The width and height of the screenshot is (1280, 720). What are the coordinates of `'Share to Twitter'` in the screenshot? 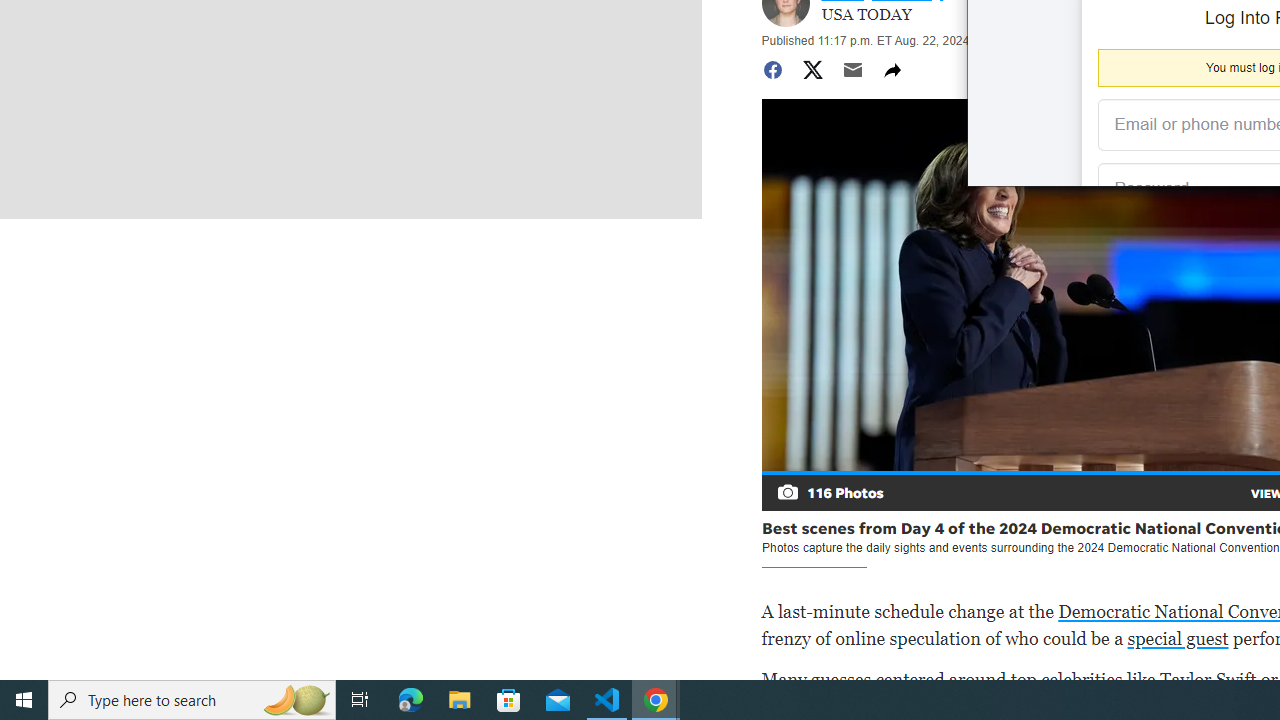 It's located at (812, 68).